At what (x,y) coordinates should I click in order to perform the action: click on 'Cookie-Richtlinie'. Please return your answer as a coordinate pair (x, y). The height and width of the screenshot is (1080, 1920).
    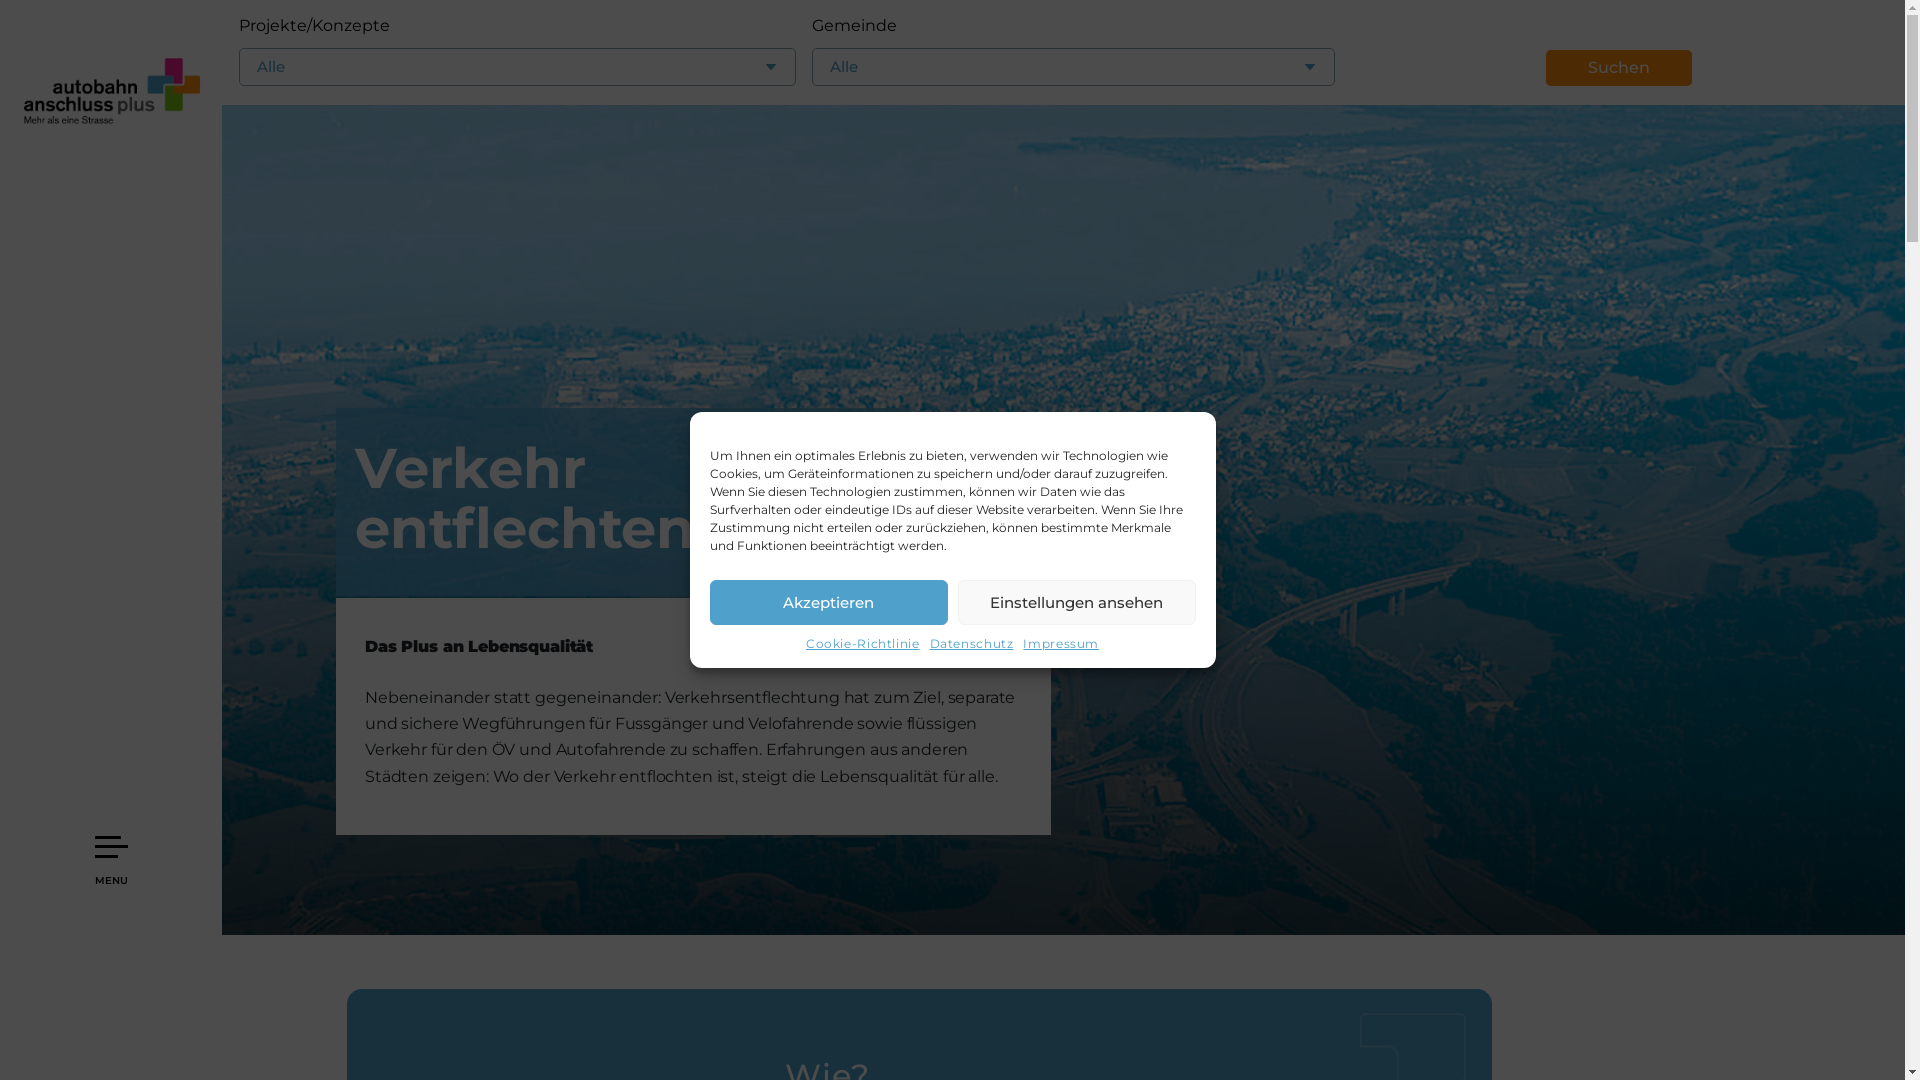
    Looking at the image, I should click on (863, 644).